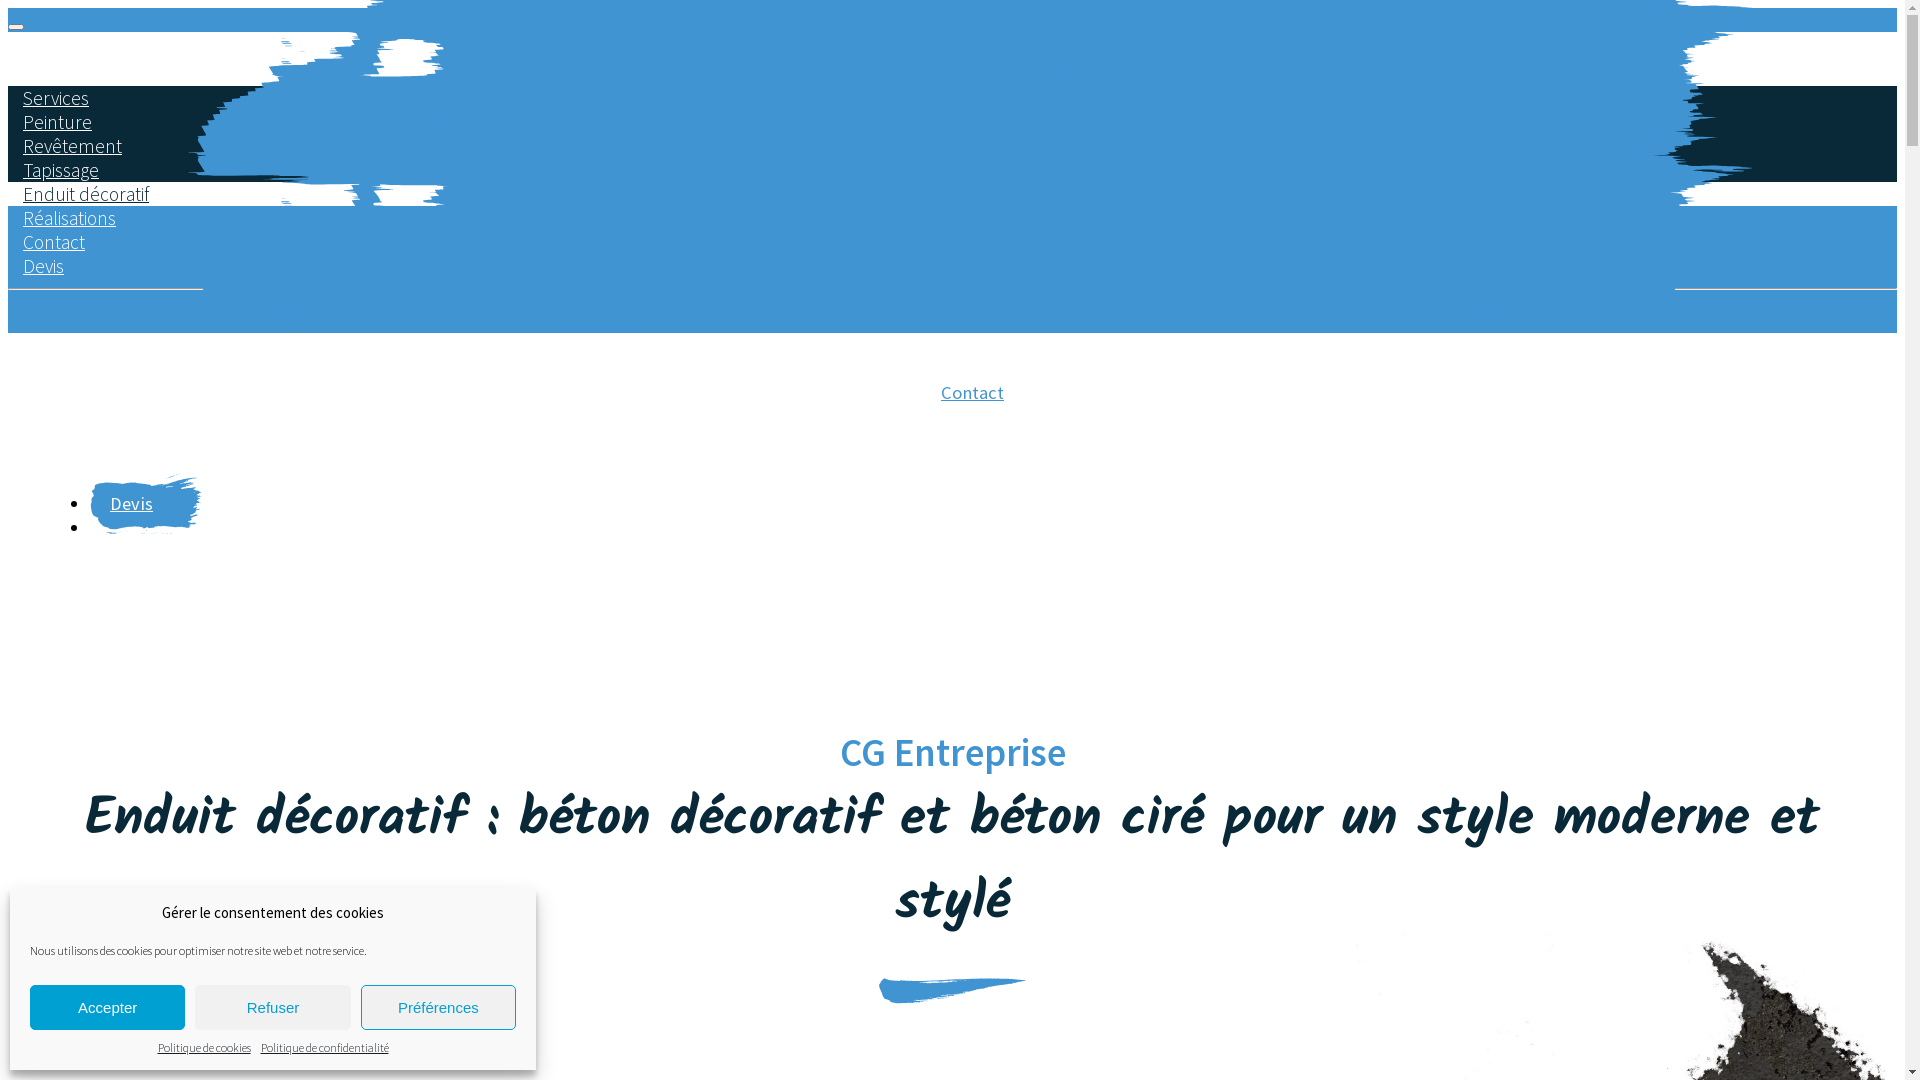  What do you see at coordinates (204, 1046) in the screenshot?
I see `'Politique de cookies'` at bounding box center [204, 1046].